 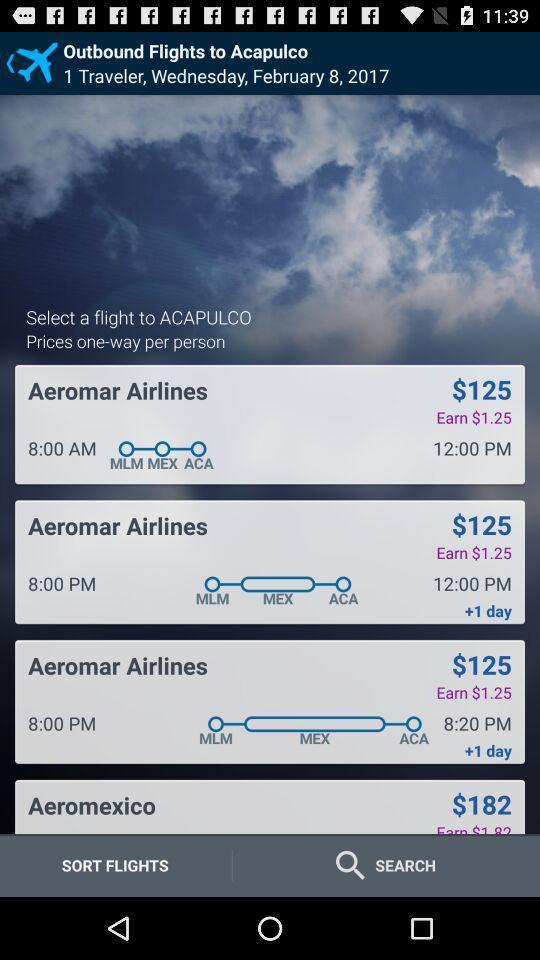 What do you see at coordinates (91, 805) in the screenshot?
I see `aeromexico icon` at bounding box center [91, 805].